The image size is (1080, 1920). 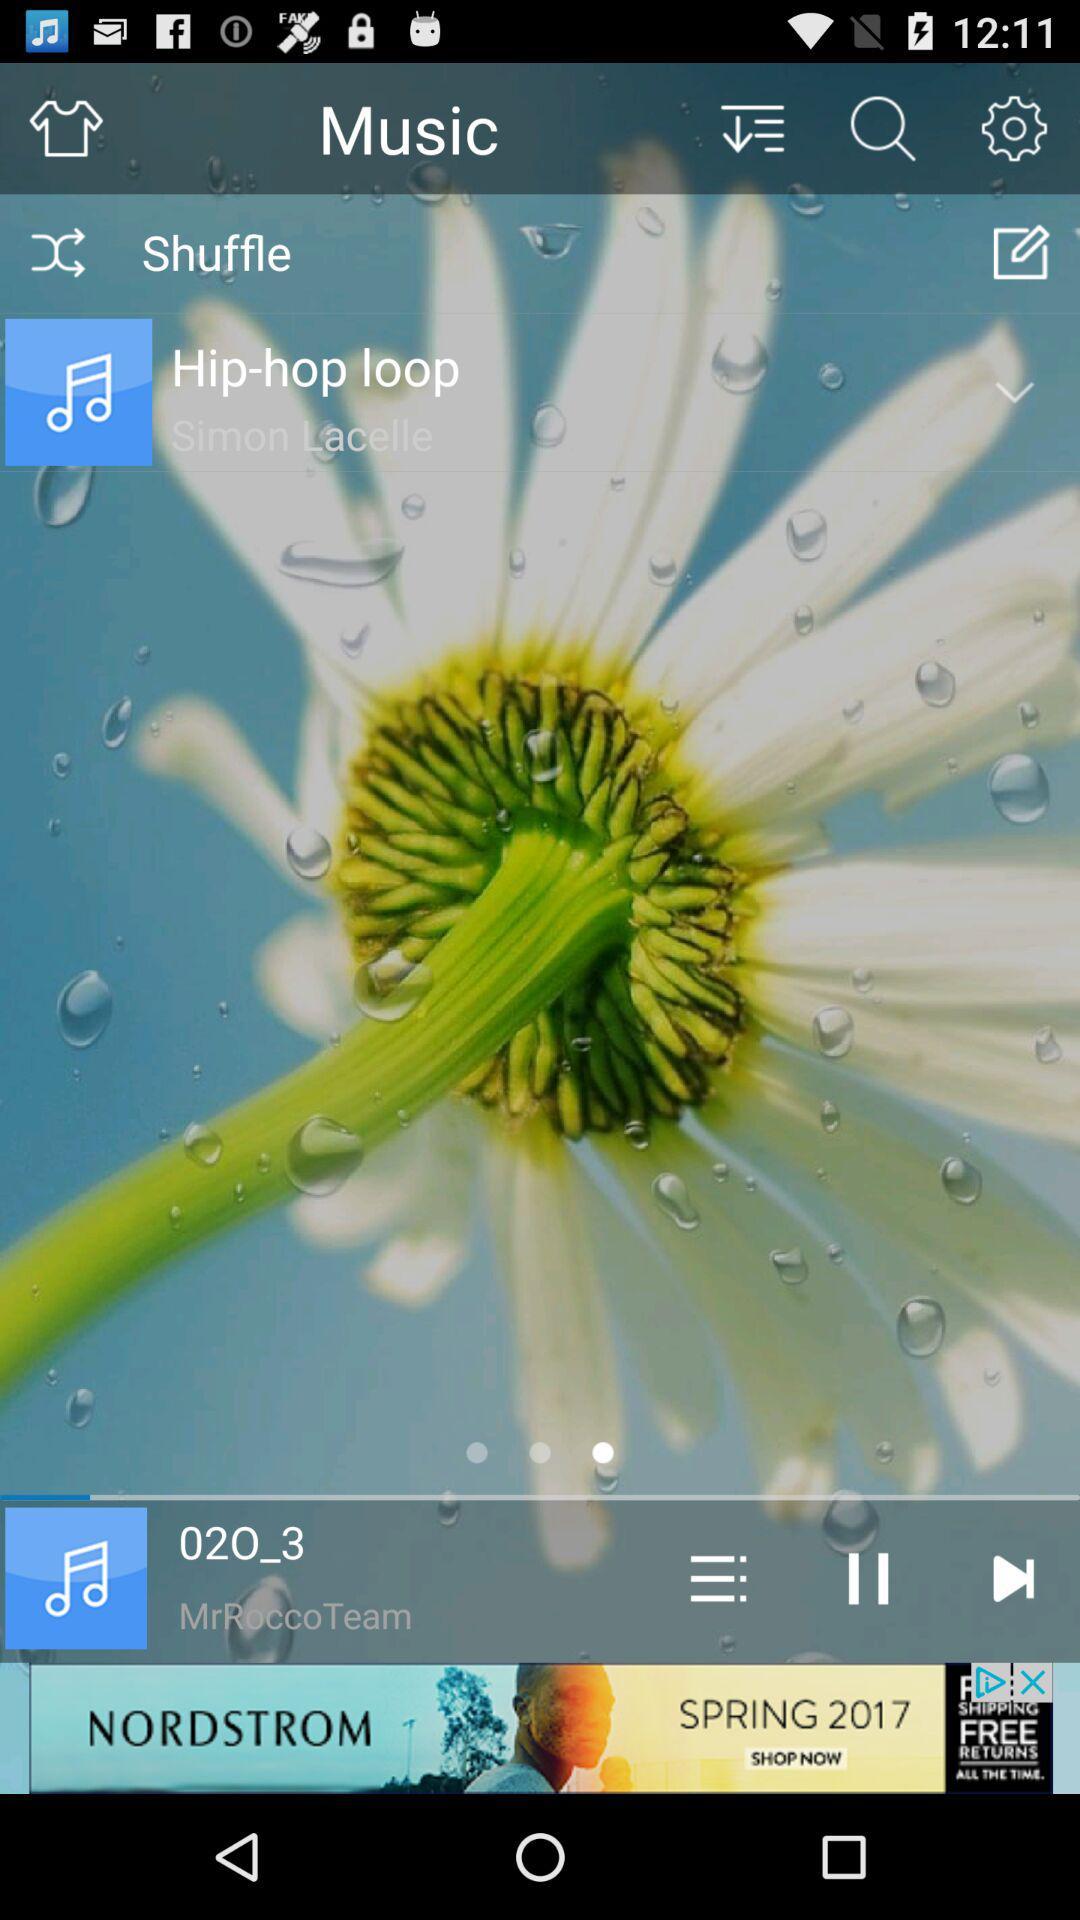 I want to click on the search icon, so click(x=882, y=136).